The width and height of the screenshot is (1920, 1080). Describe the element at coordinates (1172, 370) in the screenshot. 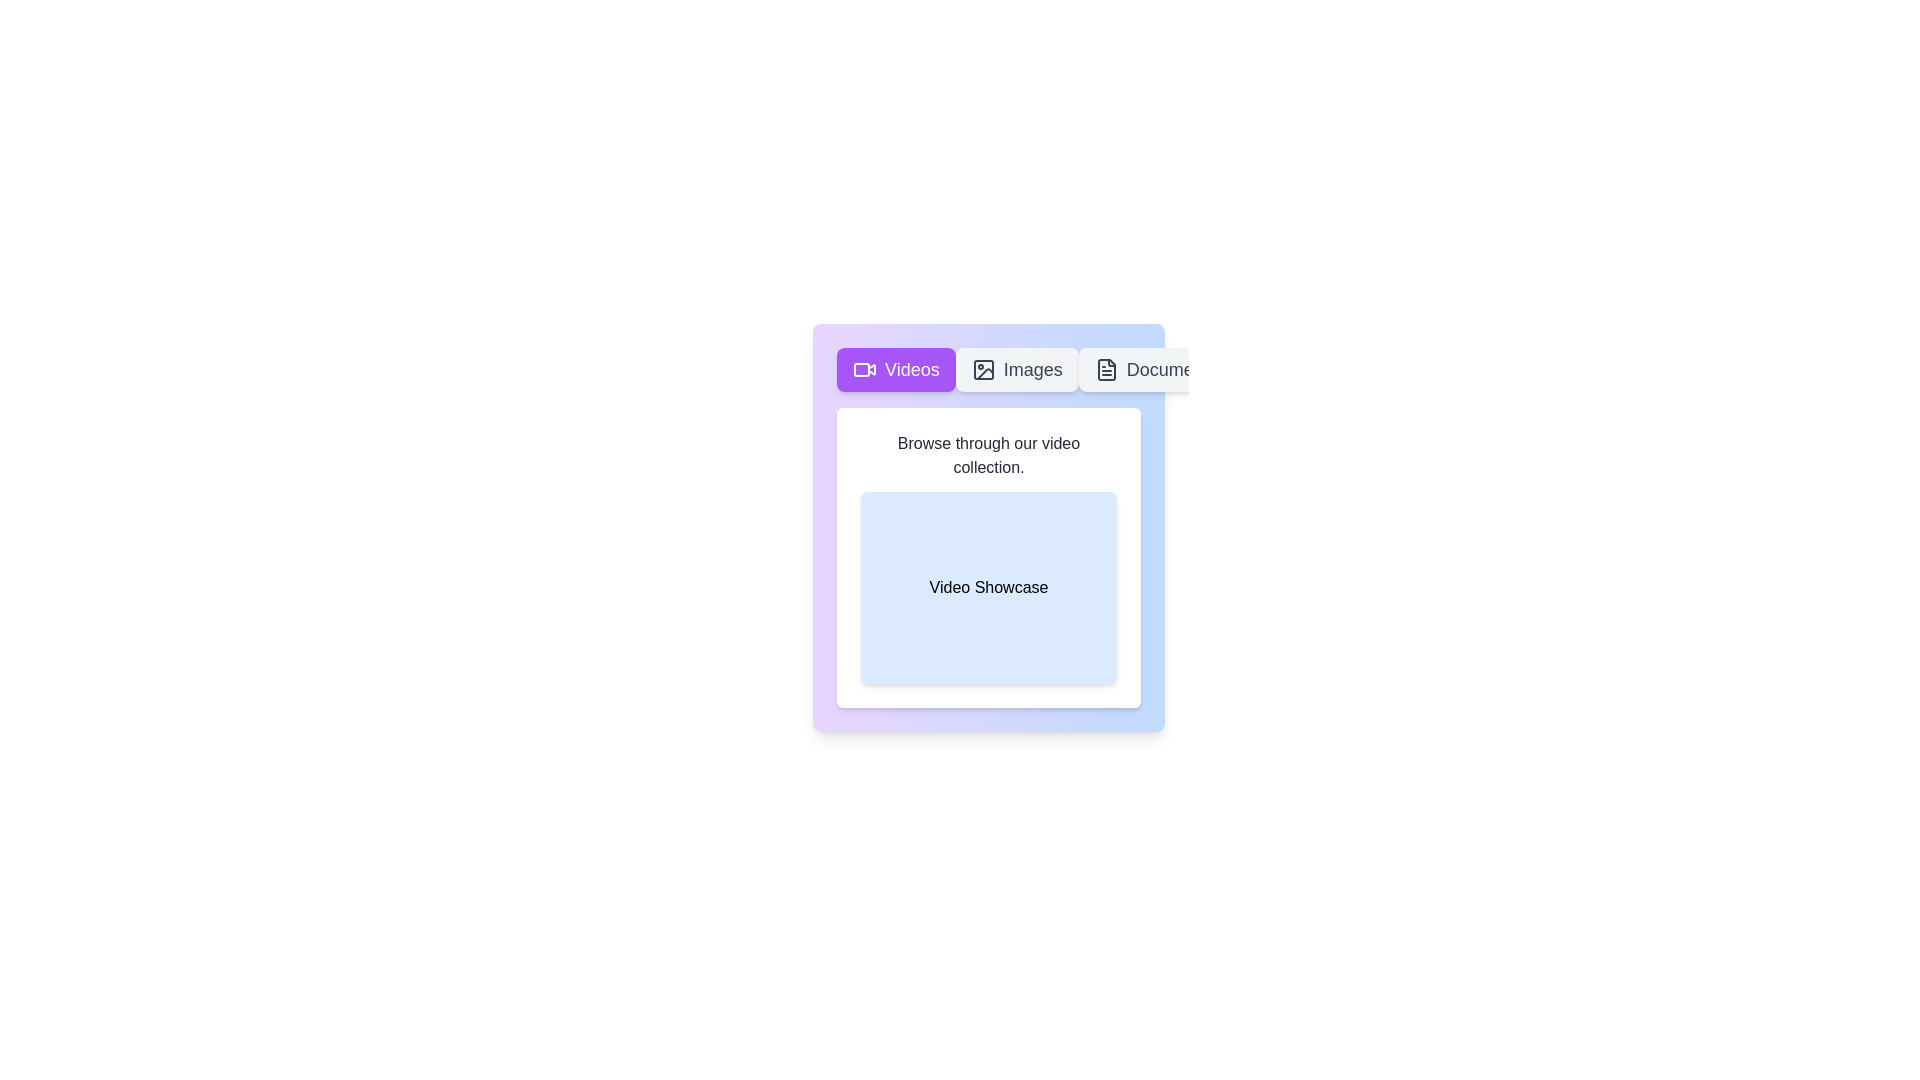

I see `the Text label within the rightmost menu button that indicates document management functionality` at that location.